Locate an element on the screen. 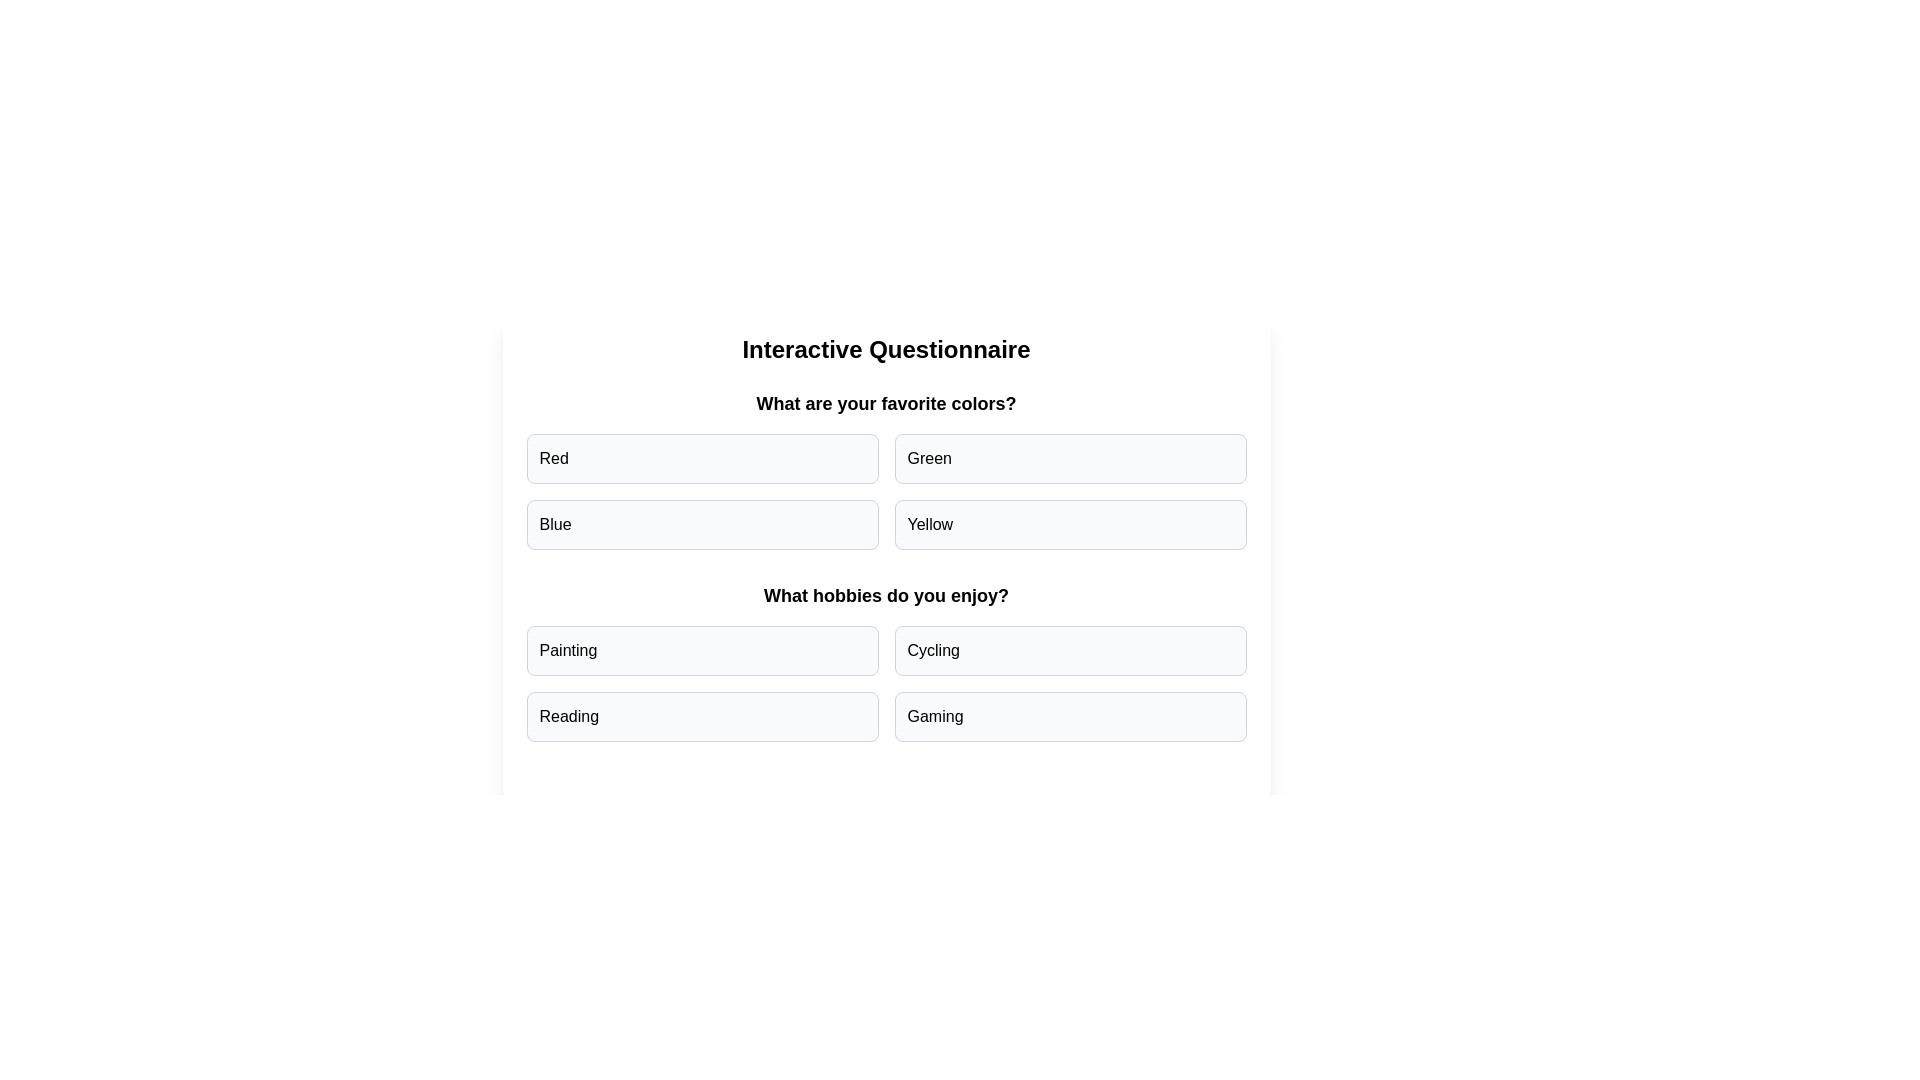 This screenshot has height=1080, width=1920. the answer option Green for the question What are your favorite colors? is located at coordinates (1069, 459).